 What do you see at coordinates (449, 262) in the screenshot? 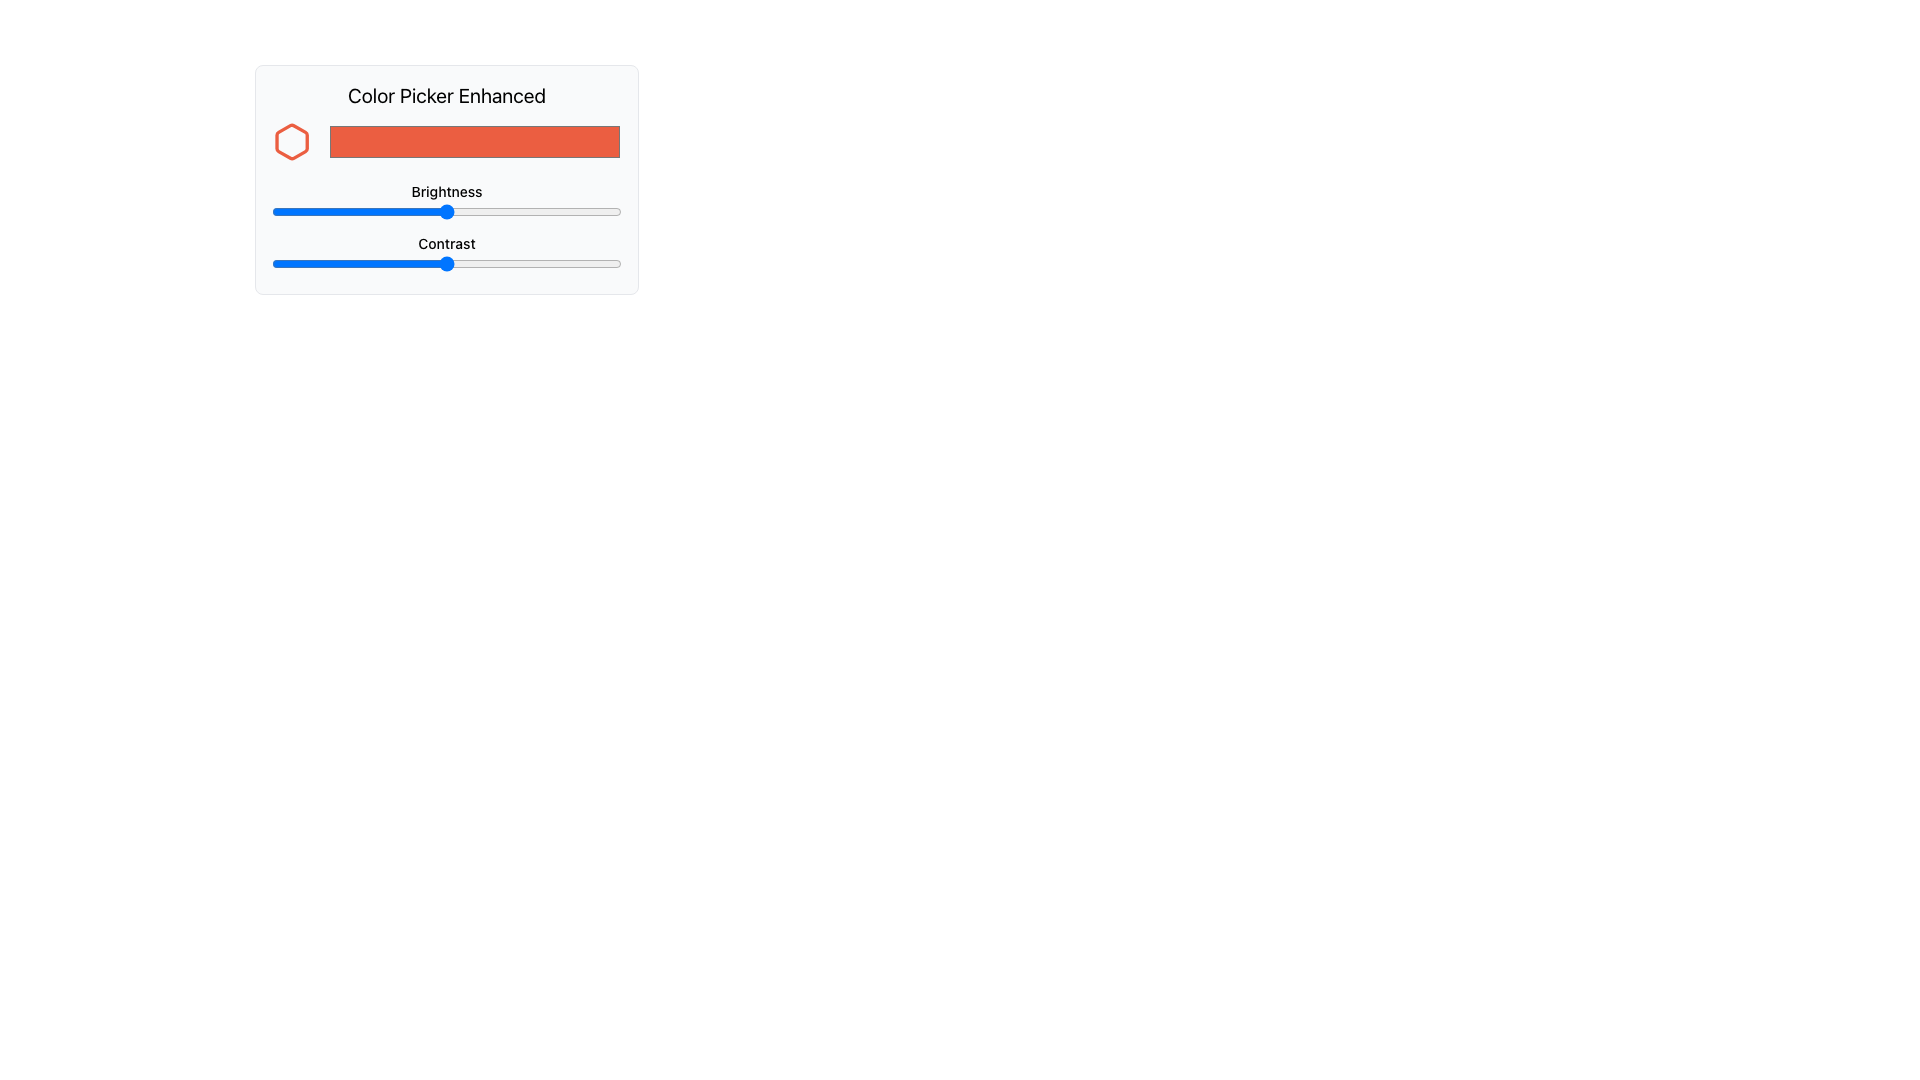
I see `contrast` at bounding box center [449, 262].